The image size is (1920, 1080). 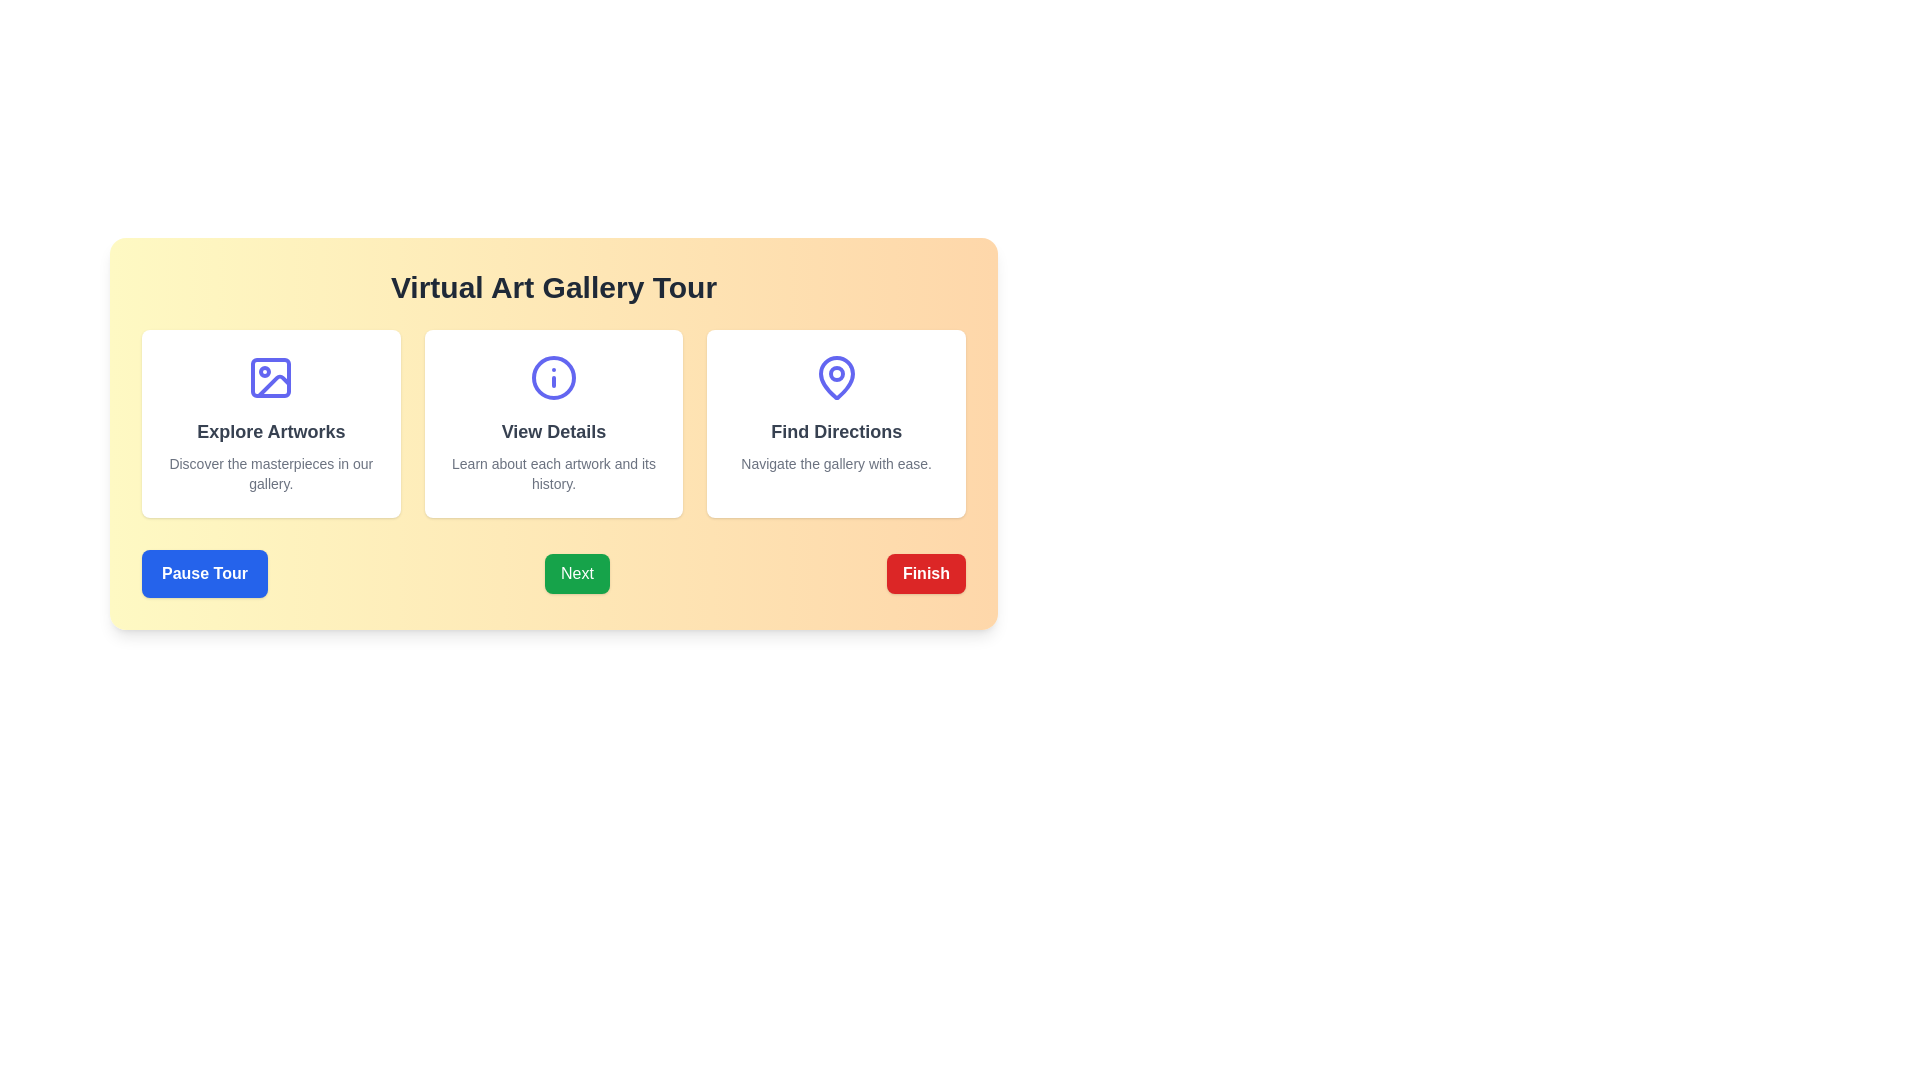 What do you see at coordinates (270, 378) in the screenshot?
I see `the graphic icon that resembles an image frame with a blue outline, located above the text 'Explore Artworks' in the leftmost card of three horizontally aligned cards` at bounding box center [270, 378].